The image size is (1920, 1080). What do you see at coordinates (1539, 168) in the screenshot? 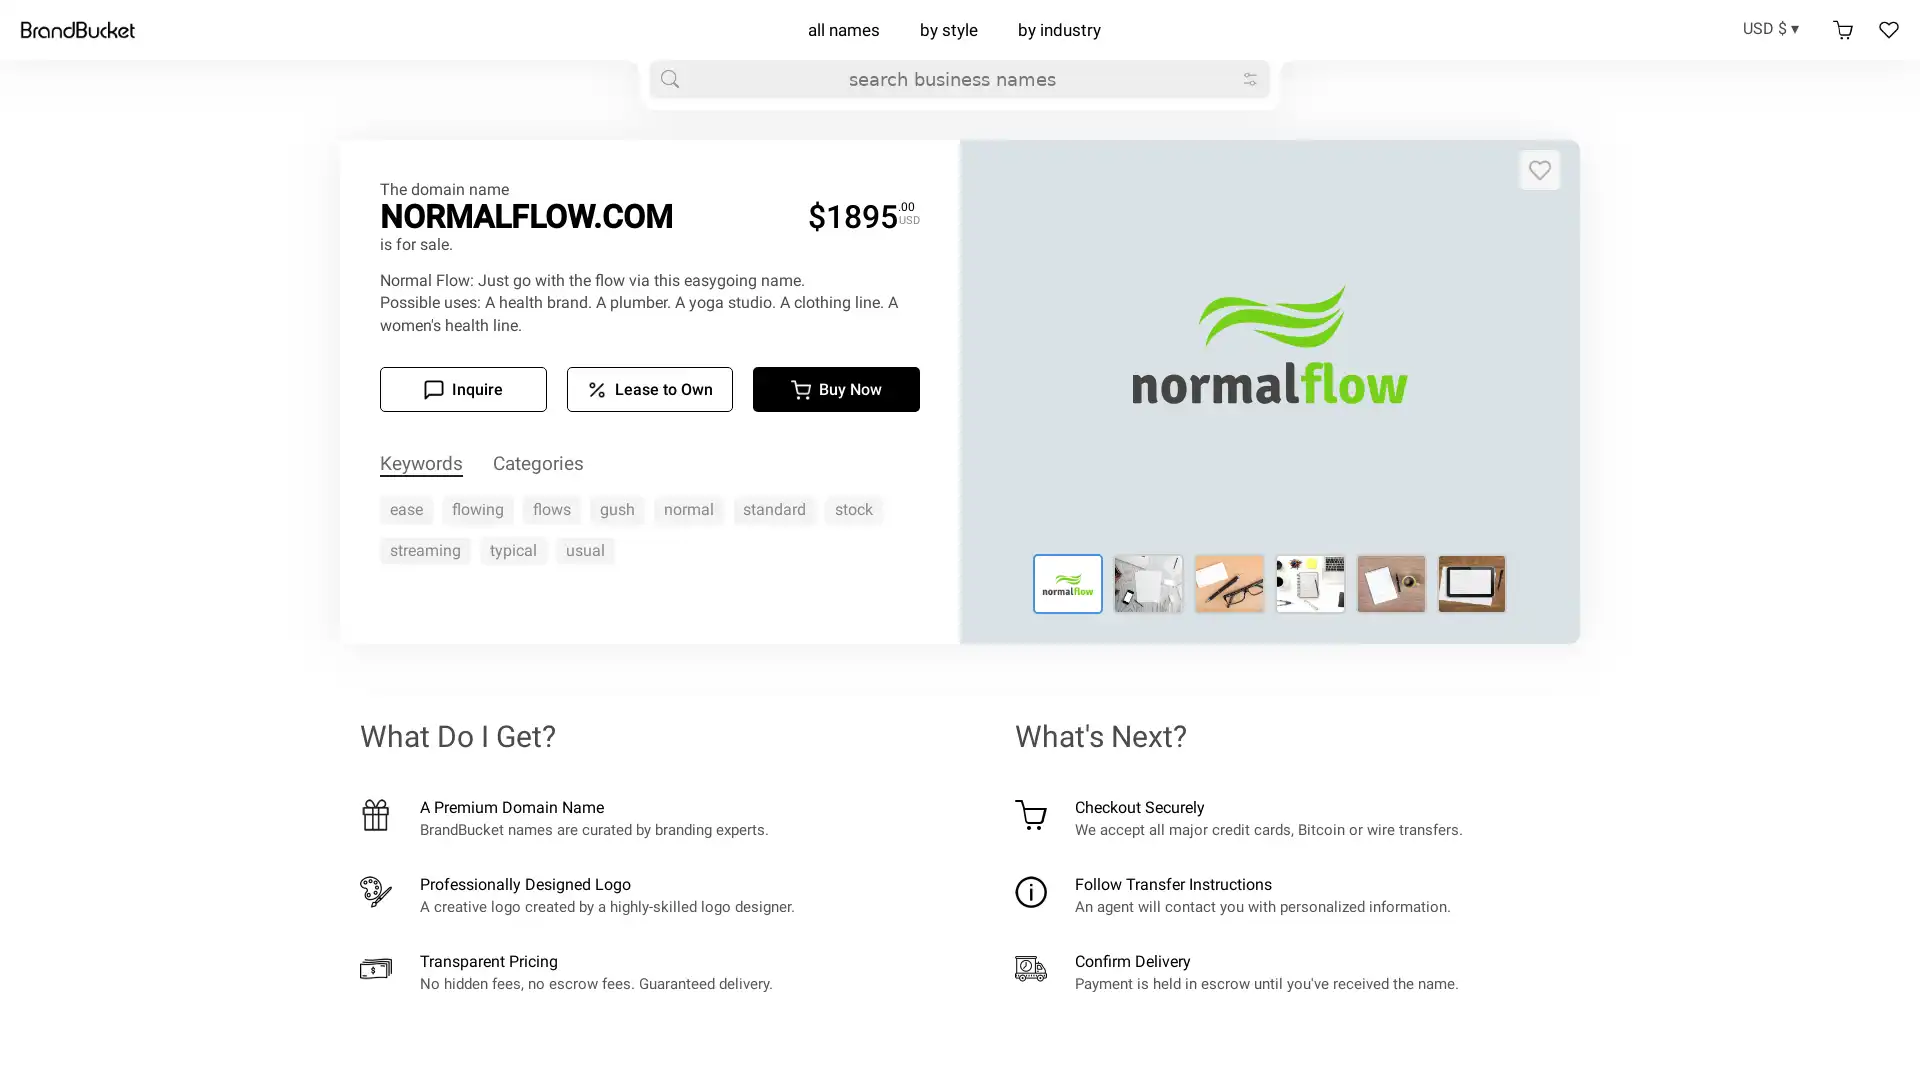
I see `Add to favorites` at bounding box center [1539, 168].